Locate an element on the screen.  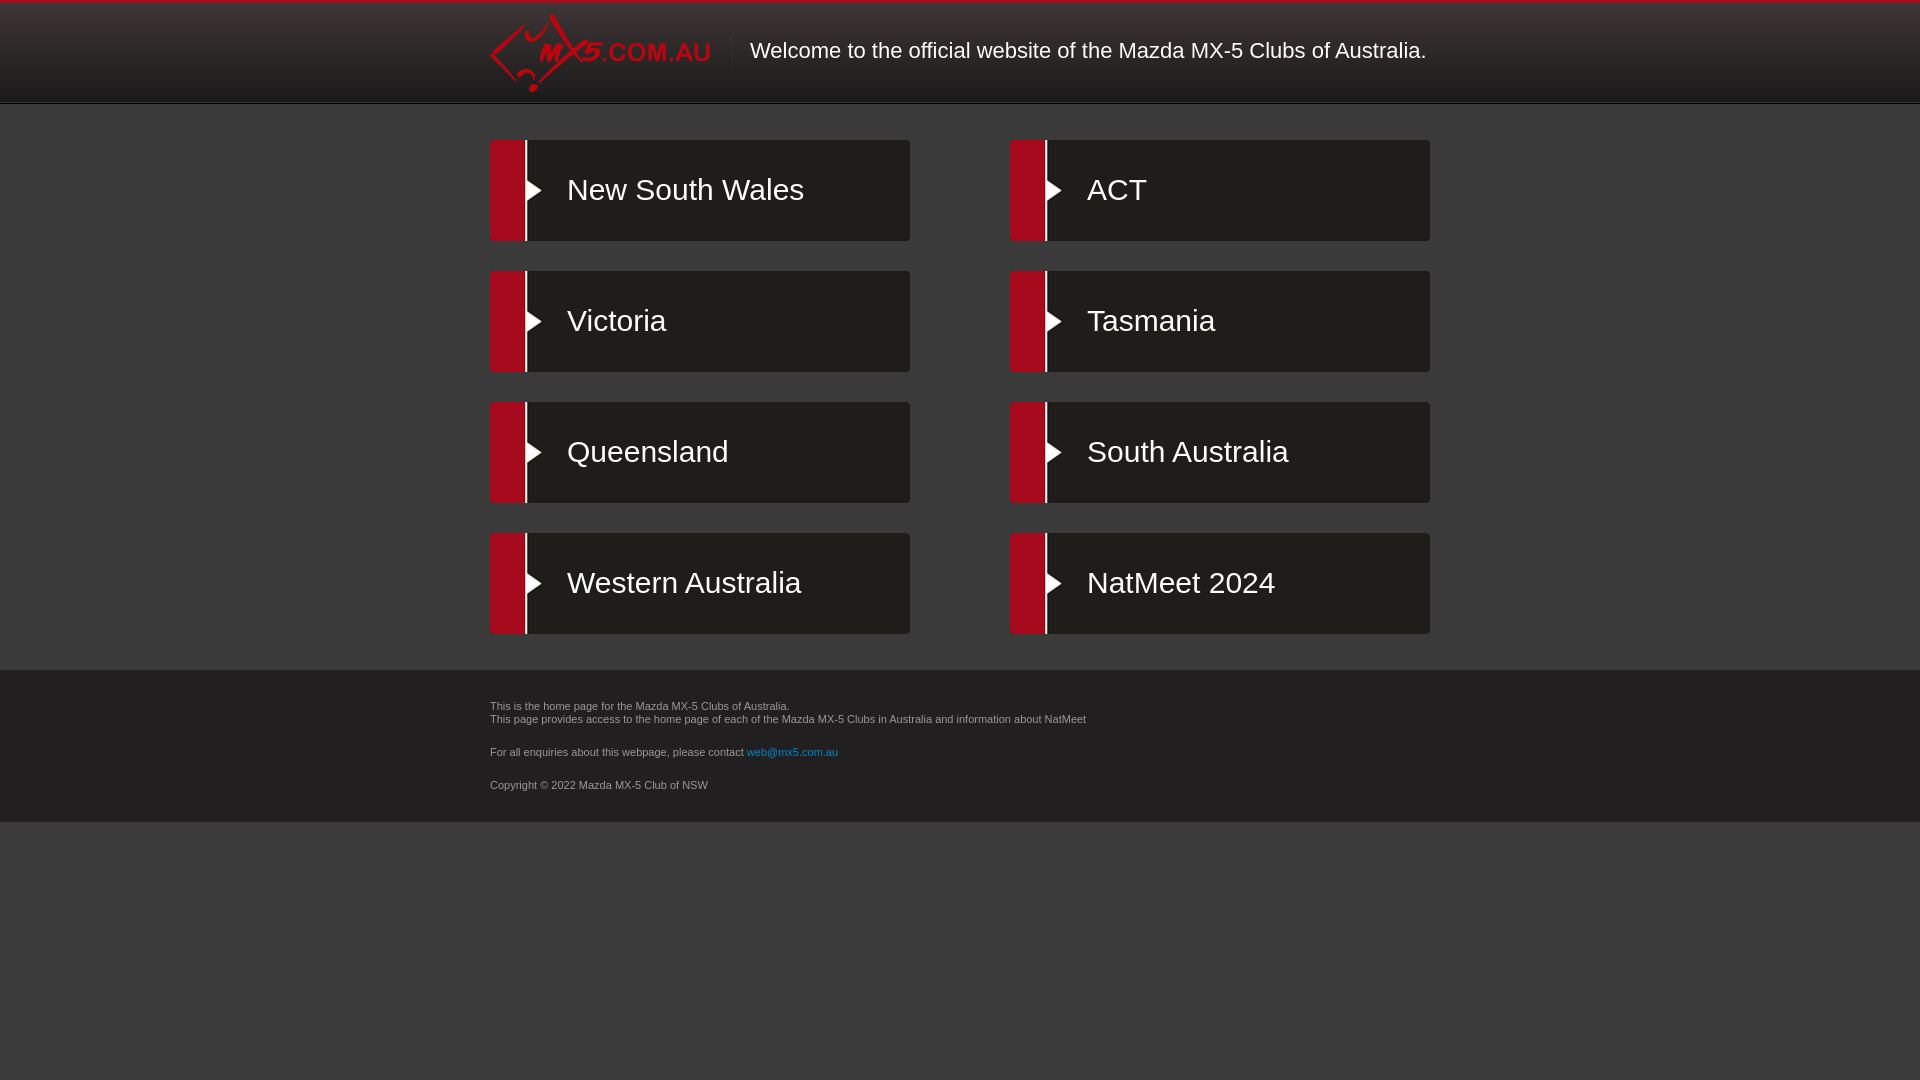
'Western Australia' is located at coordinates (700, 583).